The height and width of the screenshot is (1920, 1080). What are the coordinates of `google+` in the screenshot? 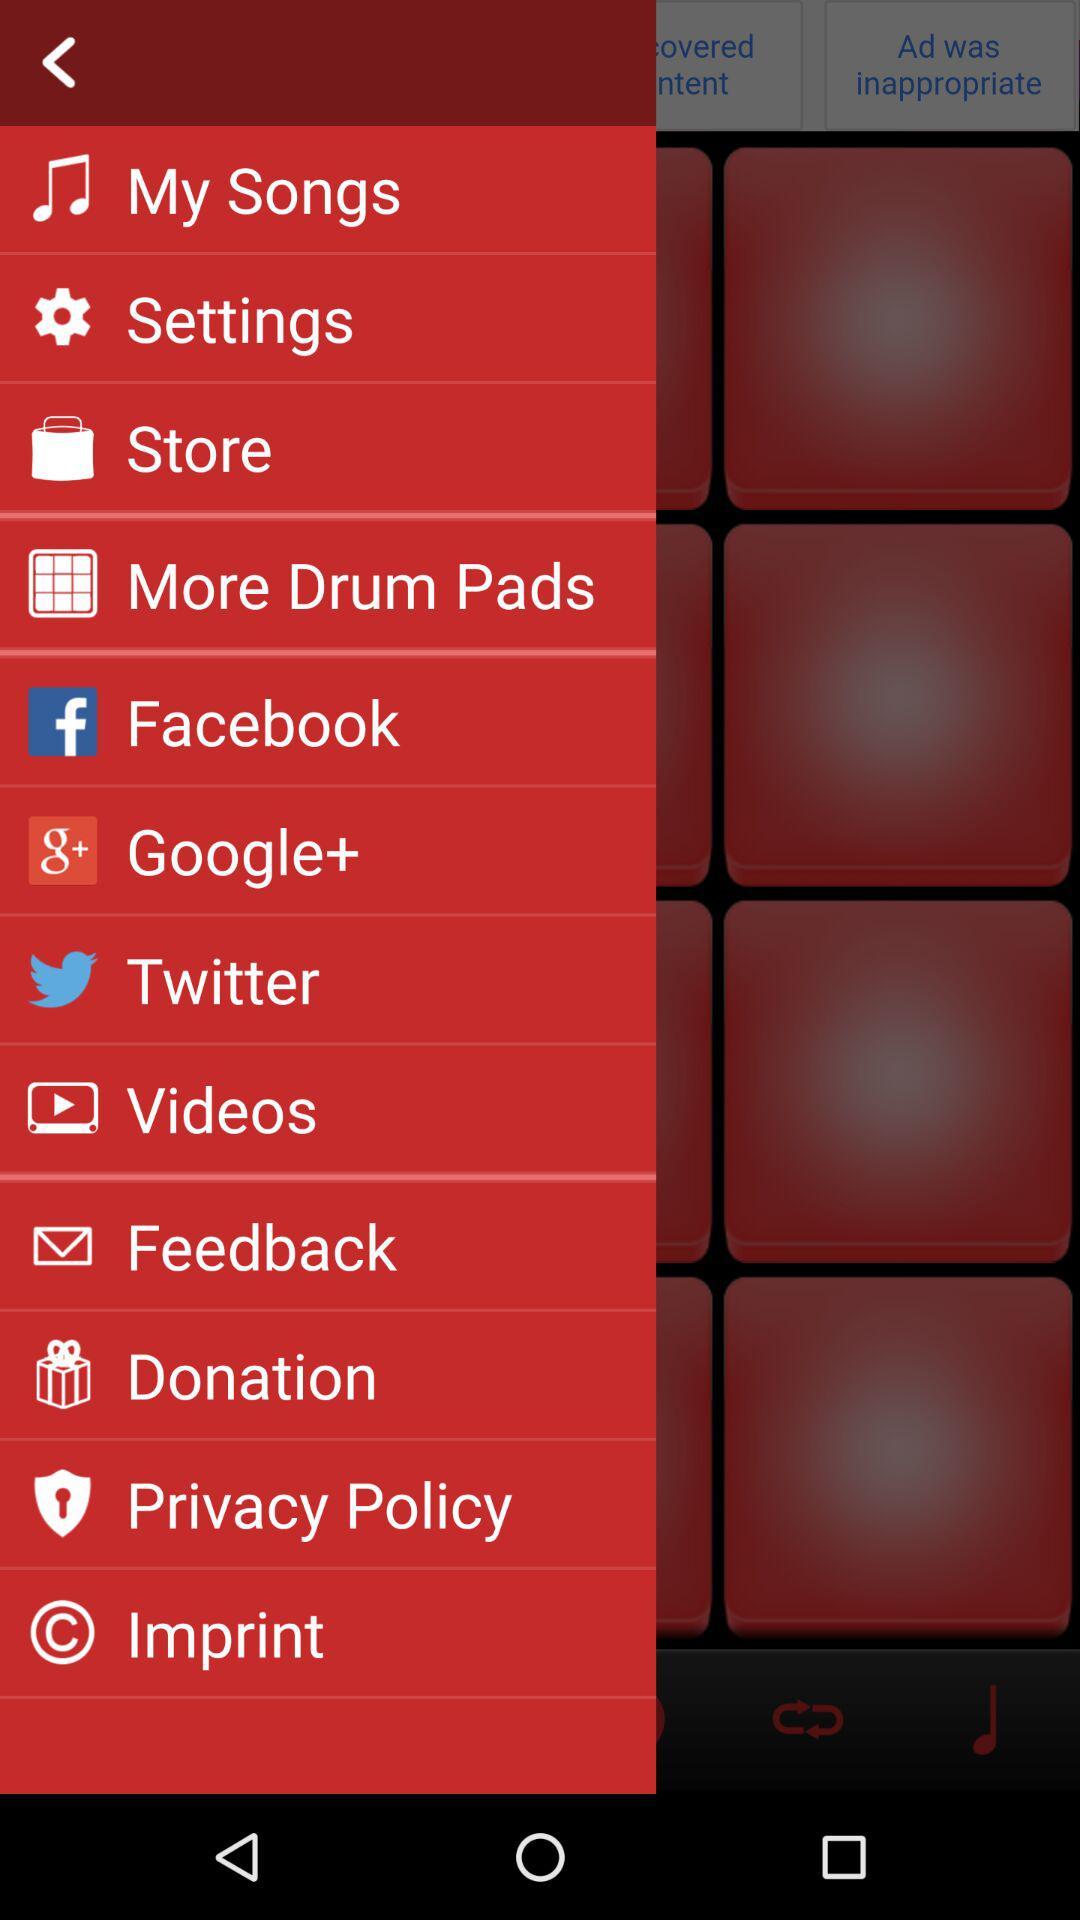 It's located at (242, 850).